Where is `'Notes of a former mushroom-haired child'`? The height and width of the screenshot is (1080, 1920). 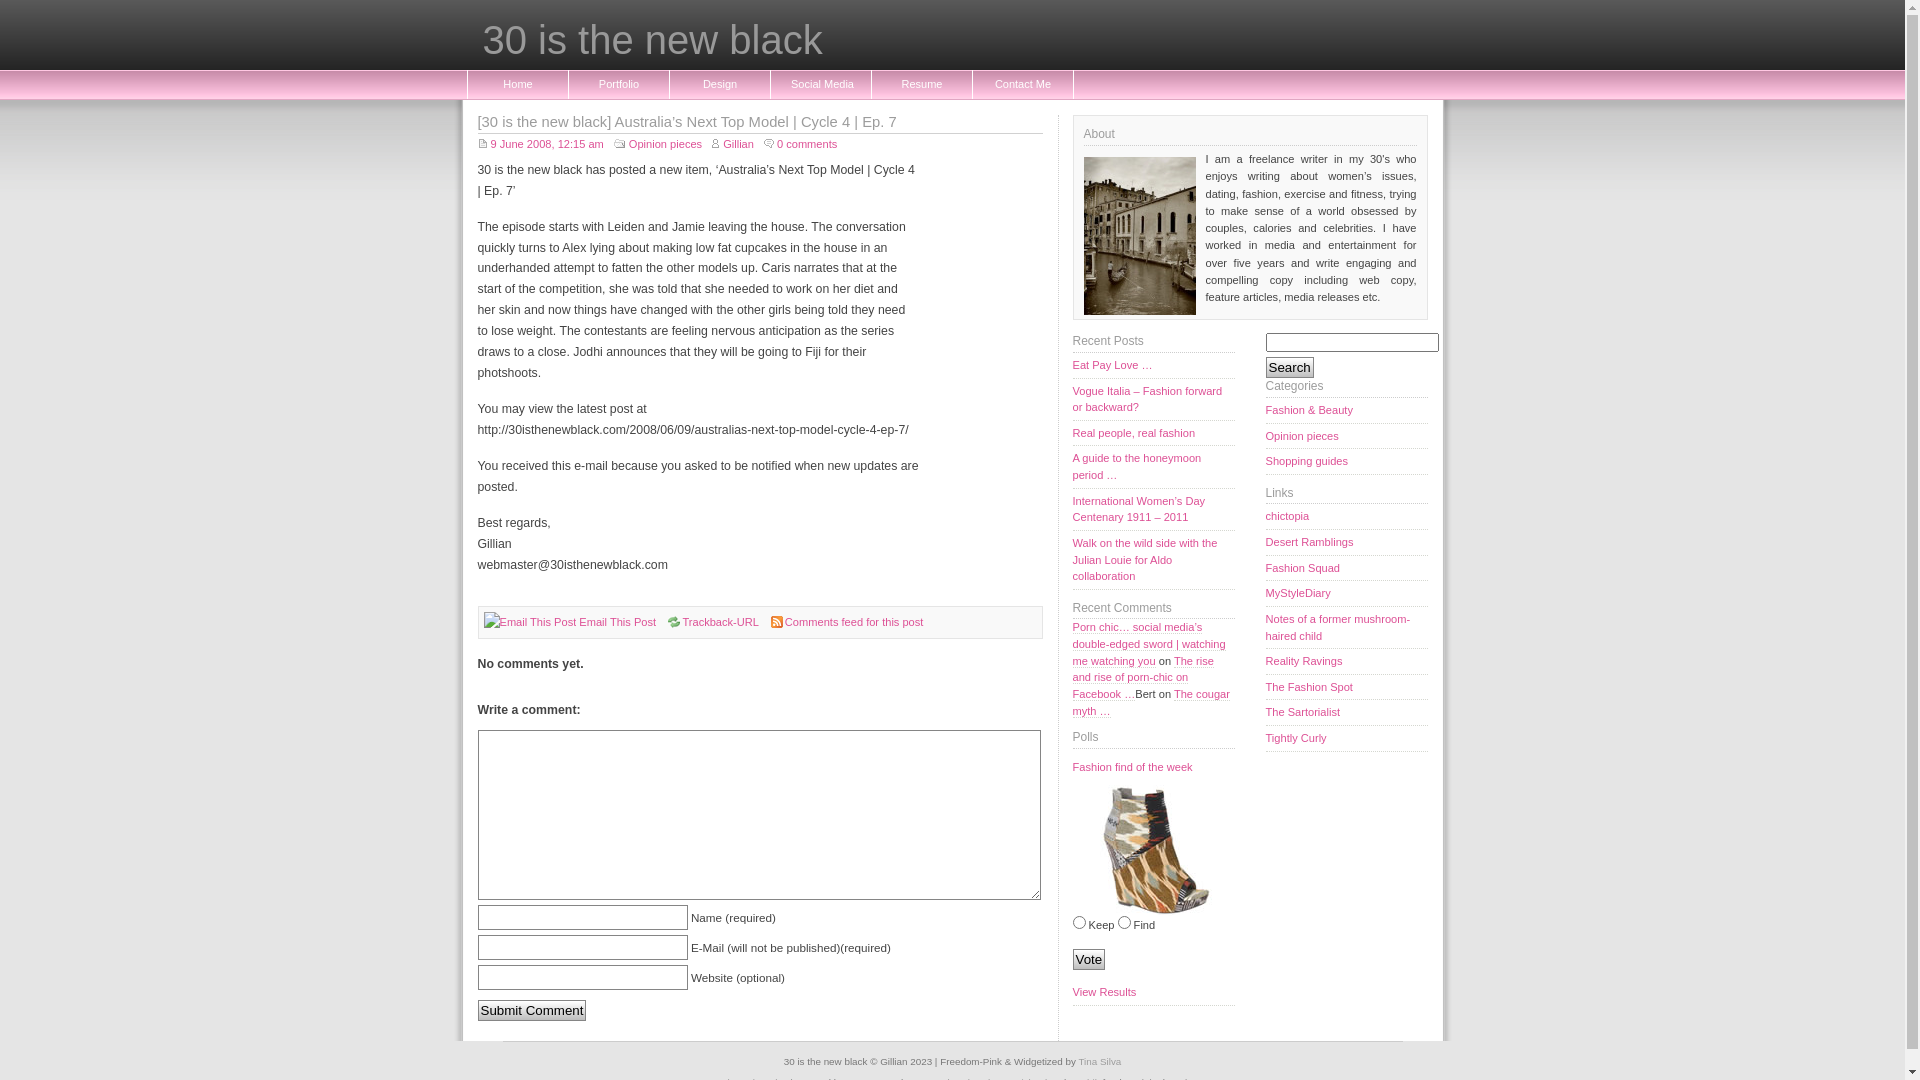
'Notes of a former mushroom-haired child' is located at coordinates (1347, 627).